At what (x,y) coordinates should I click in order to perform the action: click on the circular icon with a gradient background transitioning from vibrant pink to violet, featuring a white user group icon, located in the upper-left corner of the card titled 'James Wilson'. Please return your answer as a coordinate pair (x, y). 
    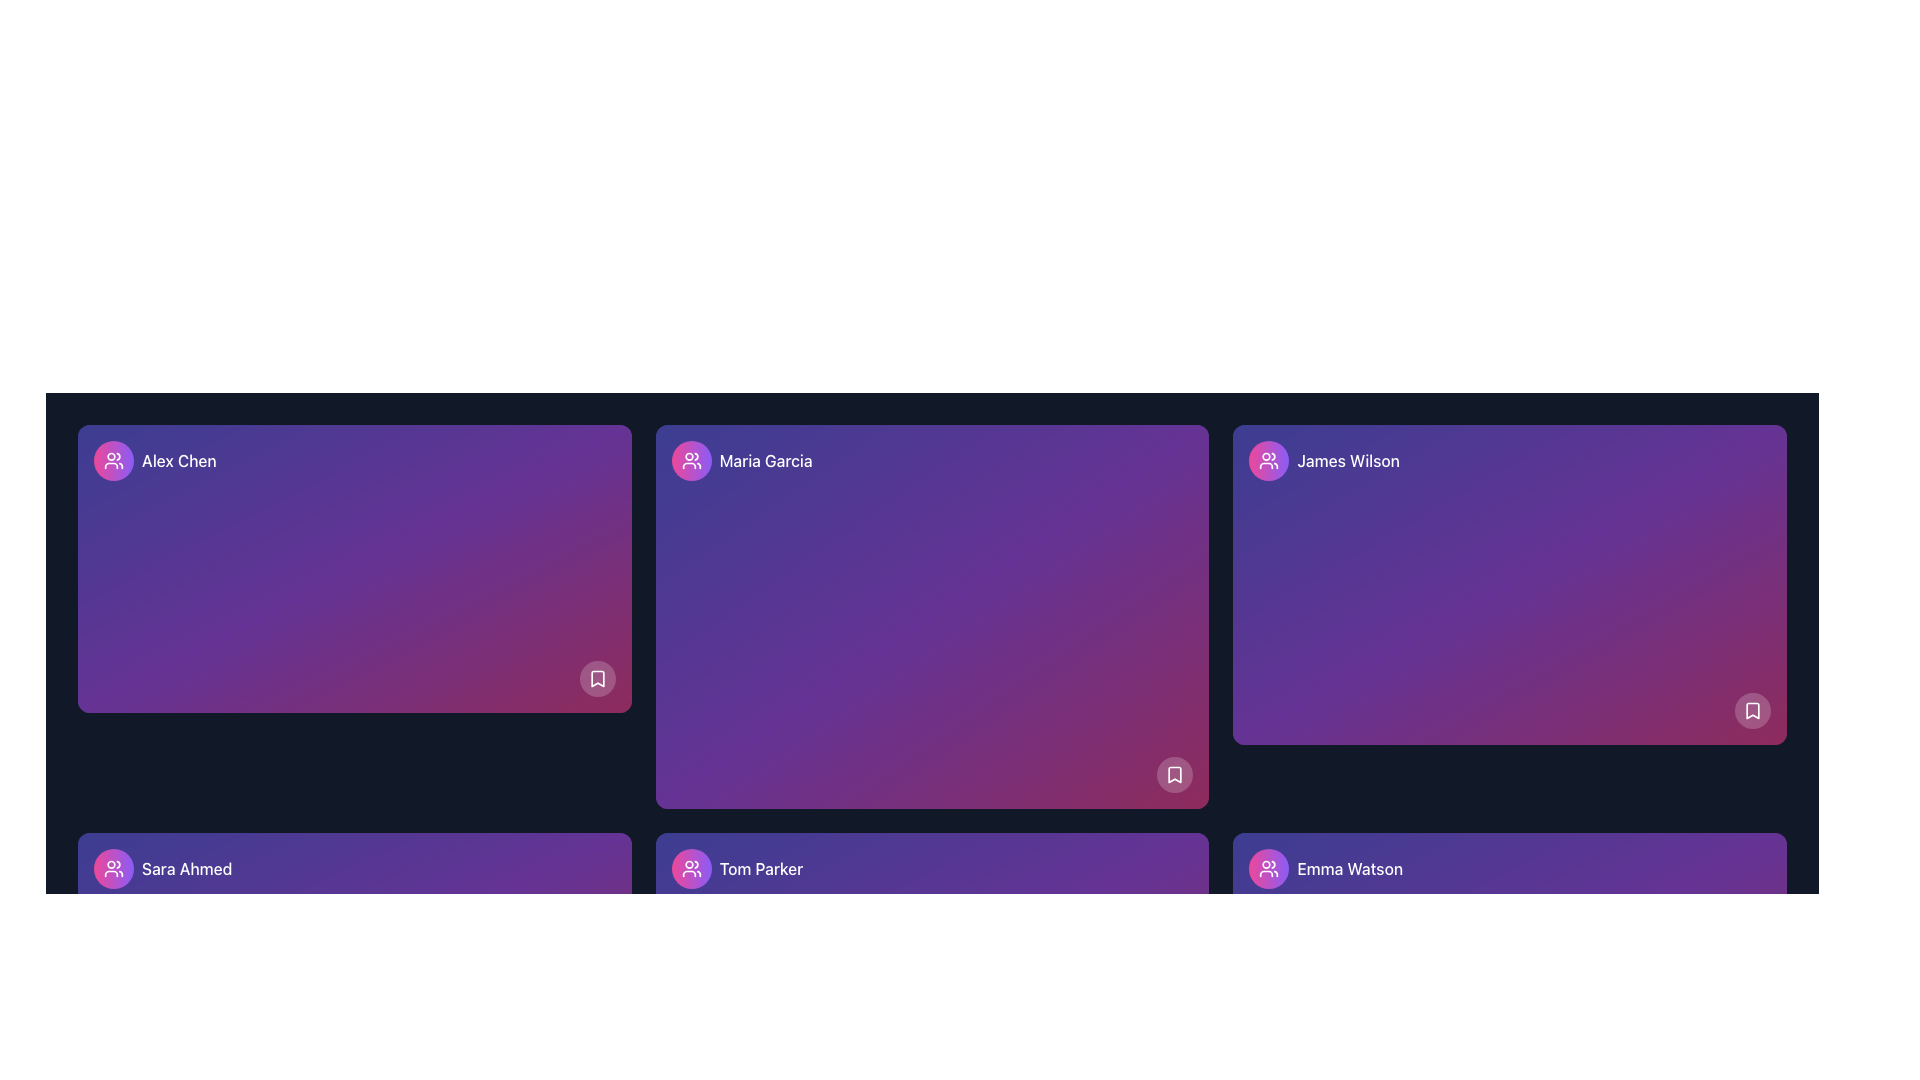
    Looking at the image, I should click on (1268, 461).